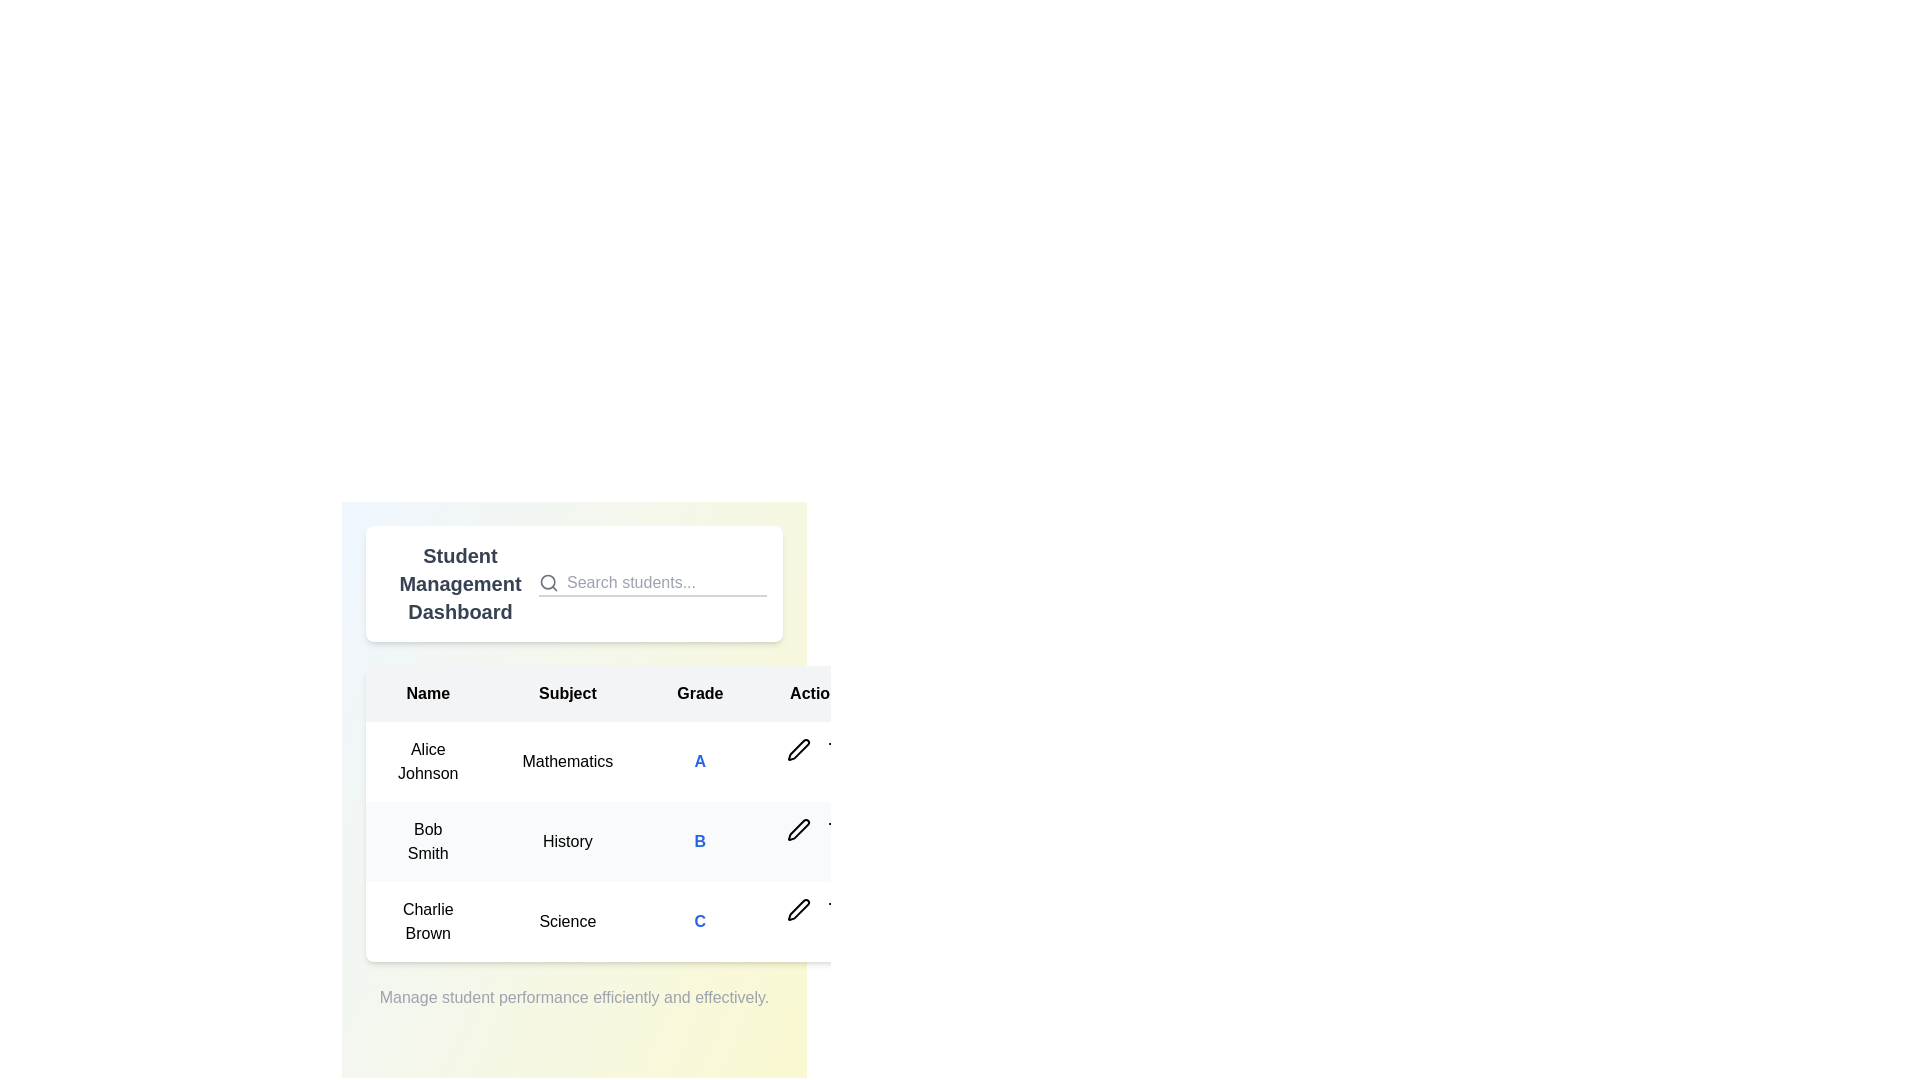  What do you see at coordinates (573, 813) in the screenshot?
I see `text within any cell of the student information data table located centrally below the search bar` at bounding box center [573, 813].